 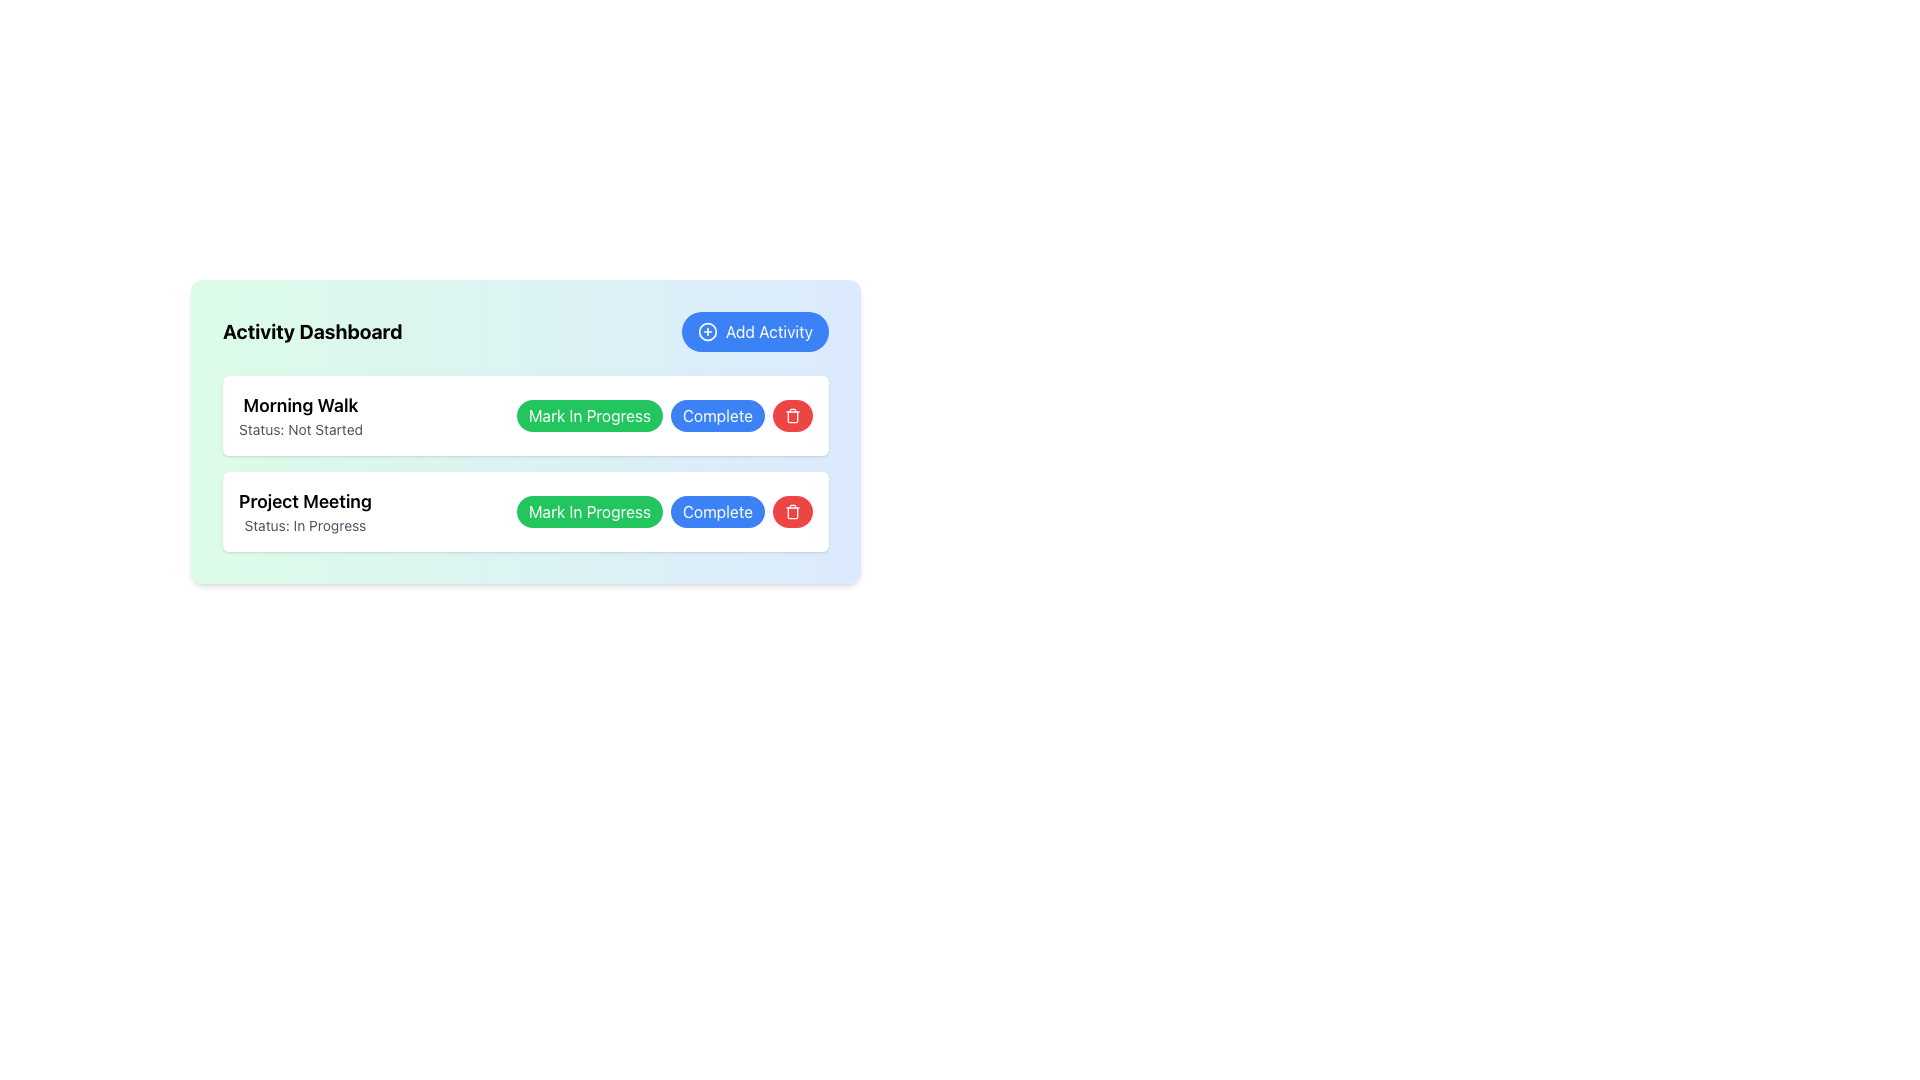 What do you see at coordinates (304, 500) in the screenshot?
I see `the bold text label 'Project Meeting' located in the second activity card under 'Activity Dashboard', which is the first textual element above the status description` at bounding box center [304, 500].